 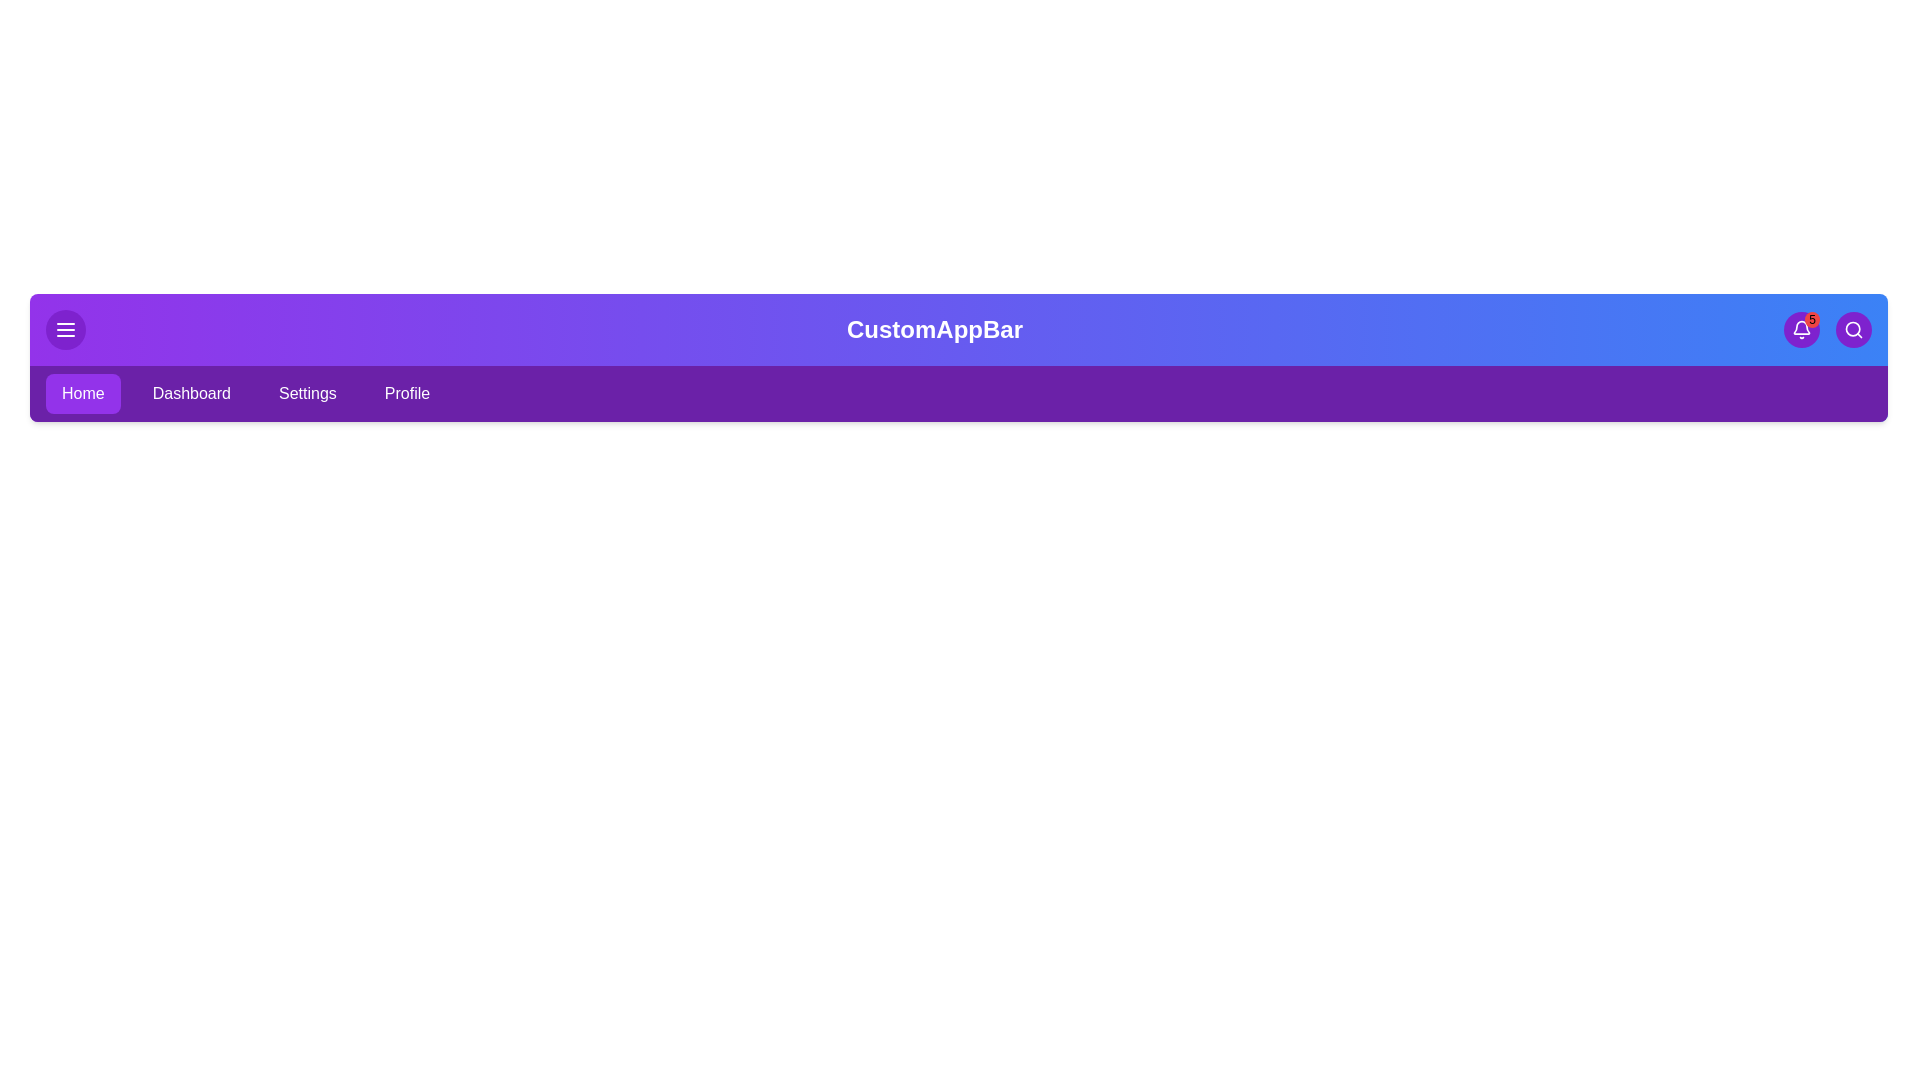 I want to click on the search button to activate the search functionality, so click(x=1852, y=329).